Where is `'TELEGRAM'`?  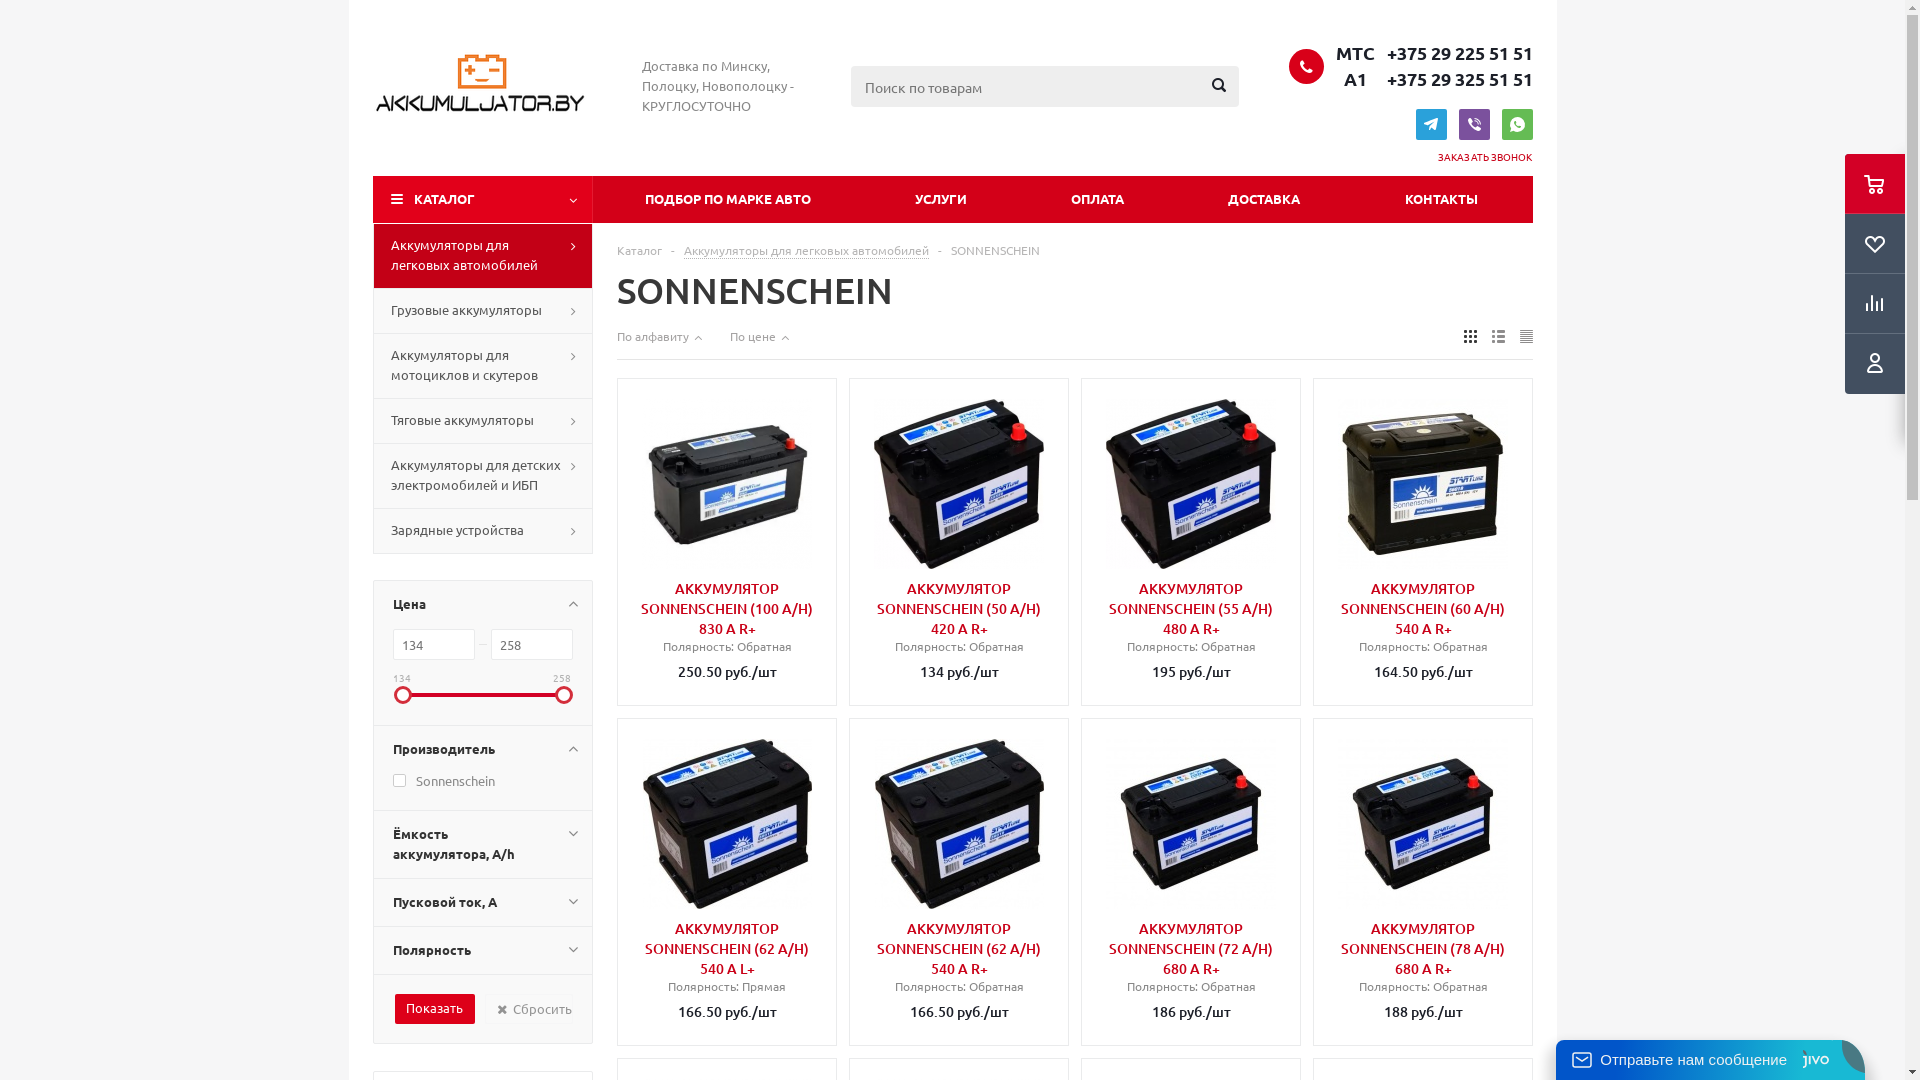 'TELEGRAM' is located at coordinates (1415, 124).